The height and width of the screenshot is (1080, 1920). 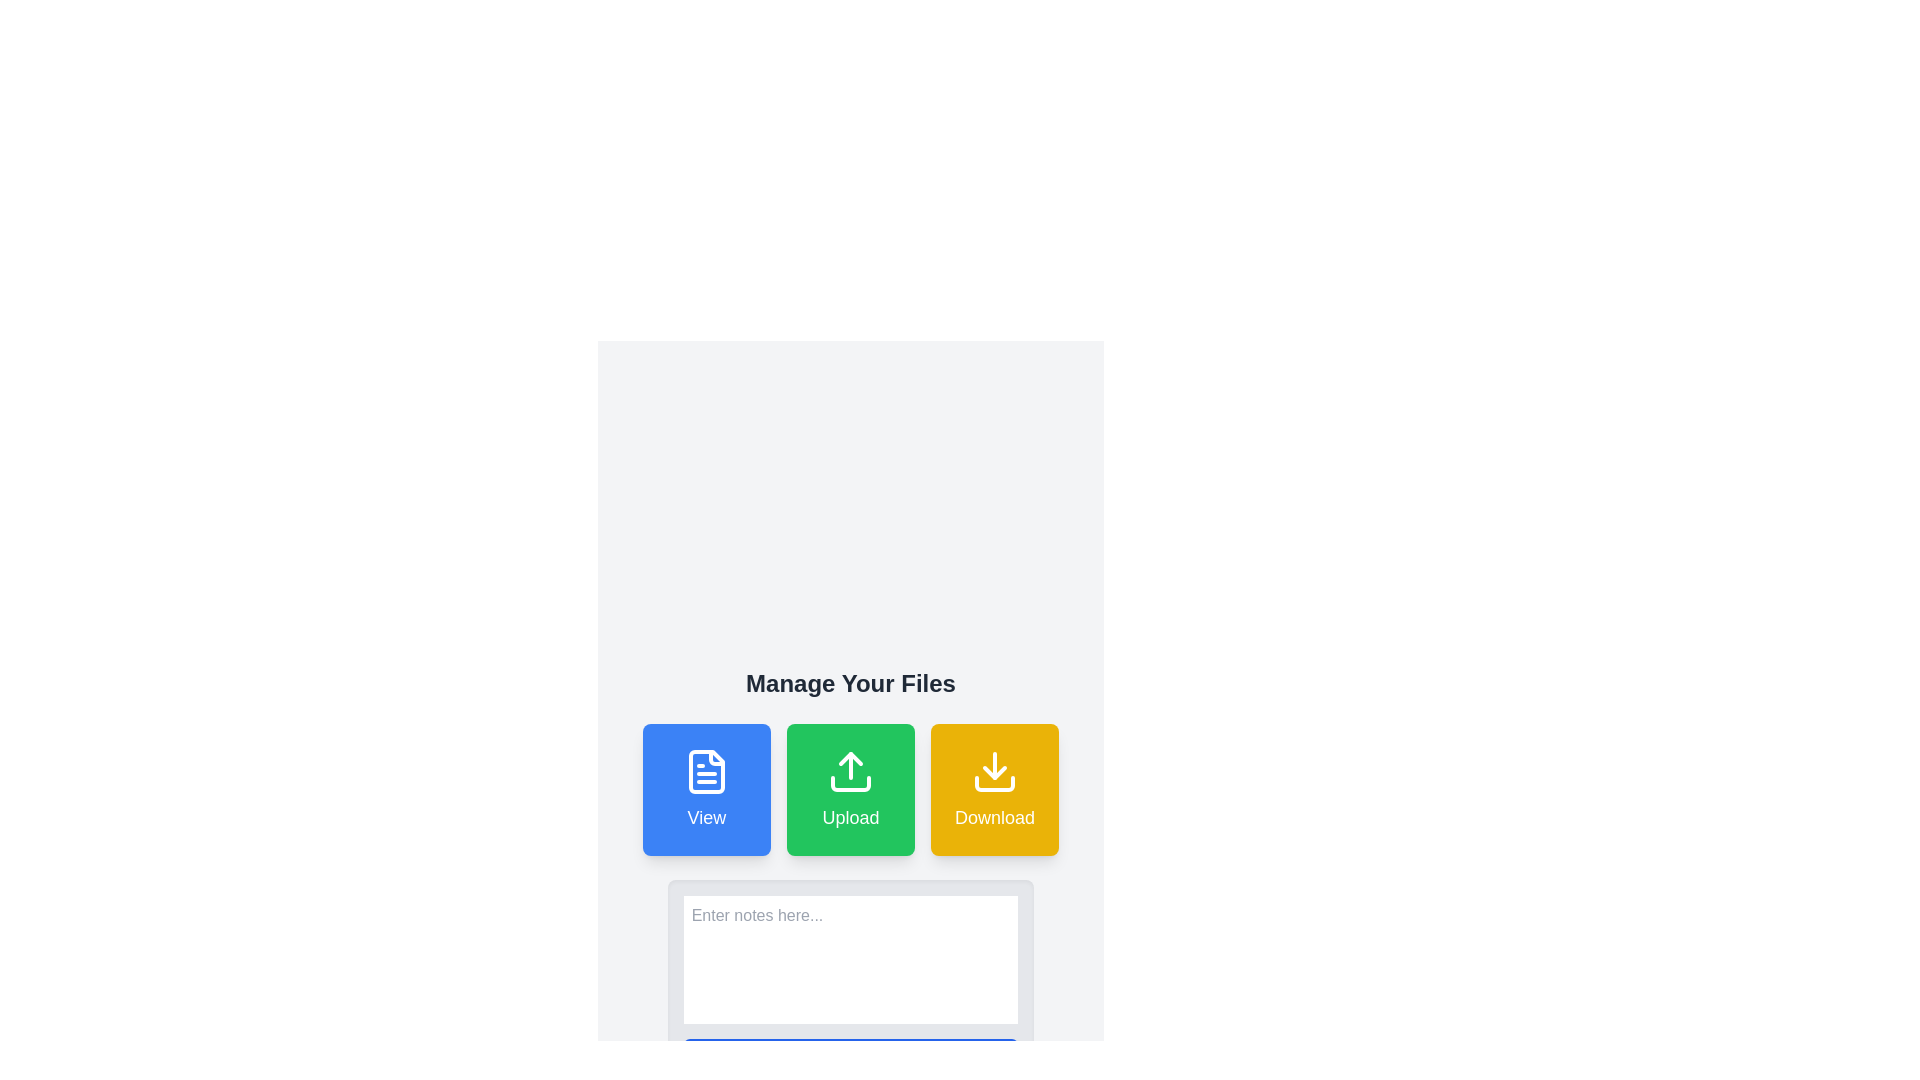 I want to click on the graphical arrow icon in the green 'Upload' button located in the middle of the button panel under the heading 'Manage Your Files.', so click(x=850, y=758).